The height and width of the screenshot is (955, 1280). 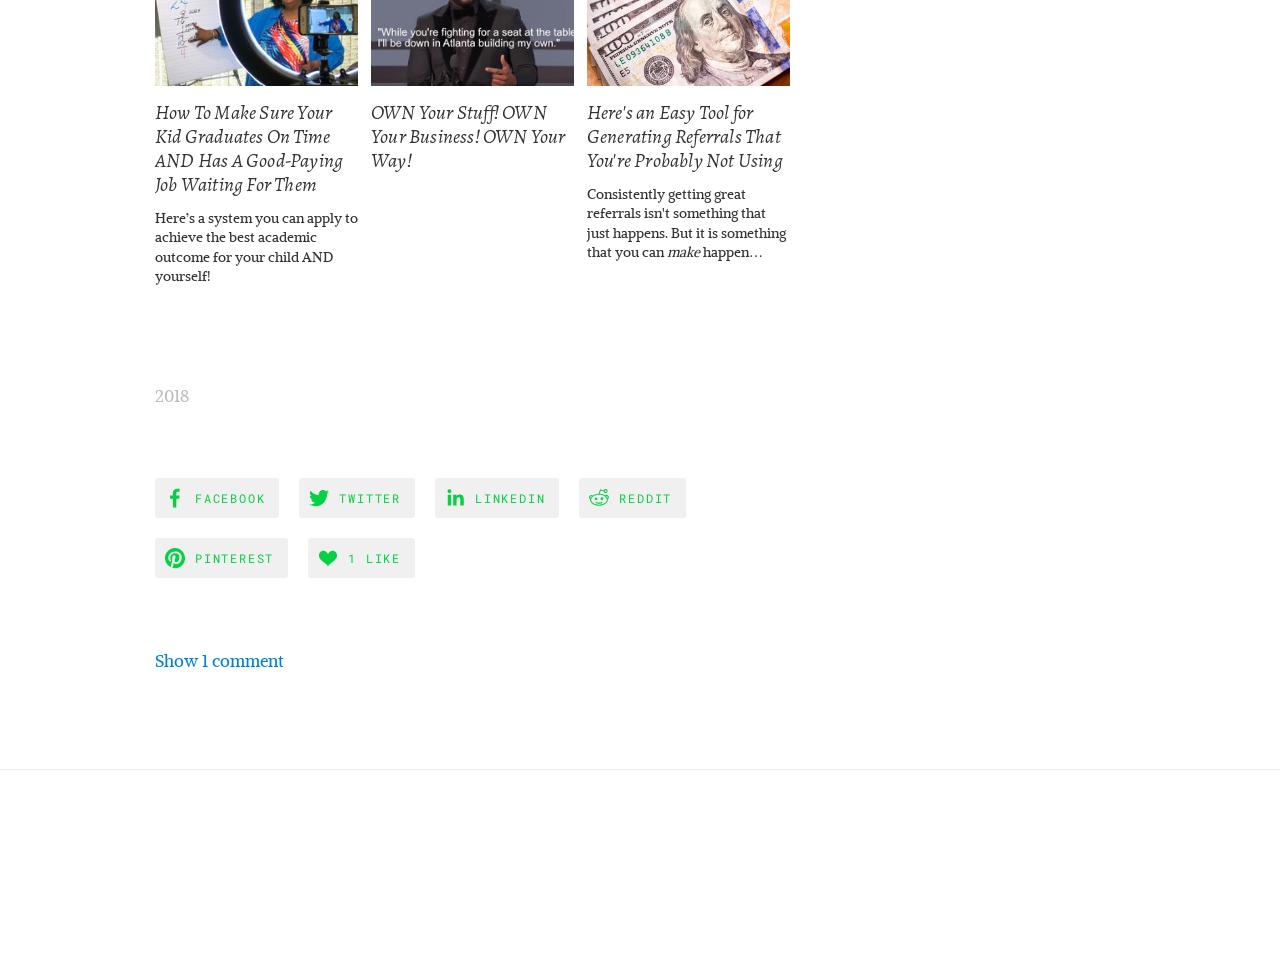 What do you see at coordinates (684, 136) in the screenshot?
I see `'Here's an Easy Tool for Generating Referrals That You're Probably Not Using'` at bounding box center [684, 136].